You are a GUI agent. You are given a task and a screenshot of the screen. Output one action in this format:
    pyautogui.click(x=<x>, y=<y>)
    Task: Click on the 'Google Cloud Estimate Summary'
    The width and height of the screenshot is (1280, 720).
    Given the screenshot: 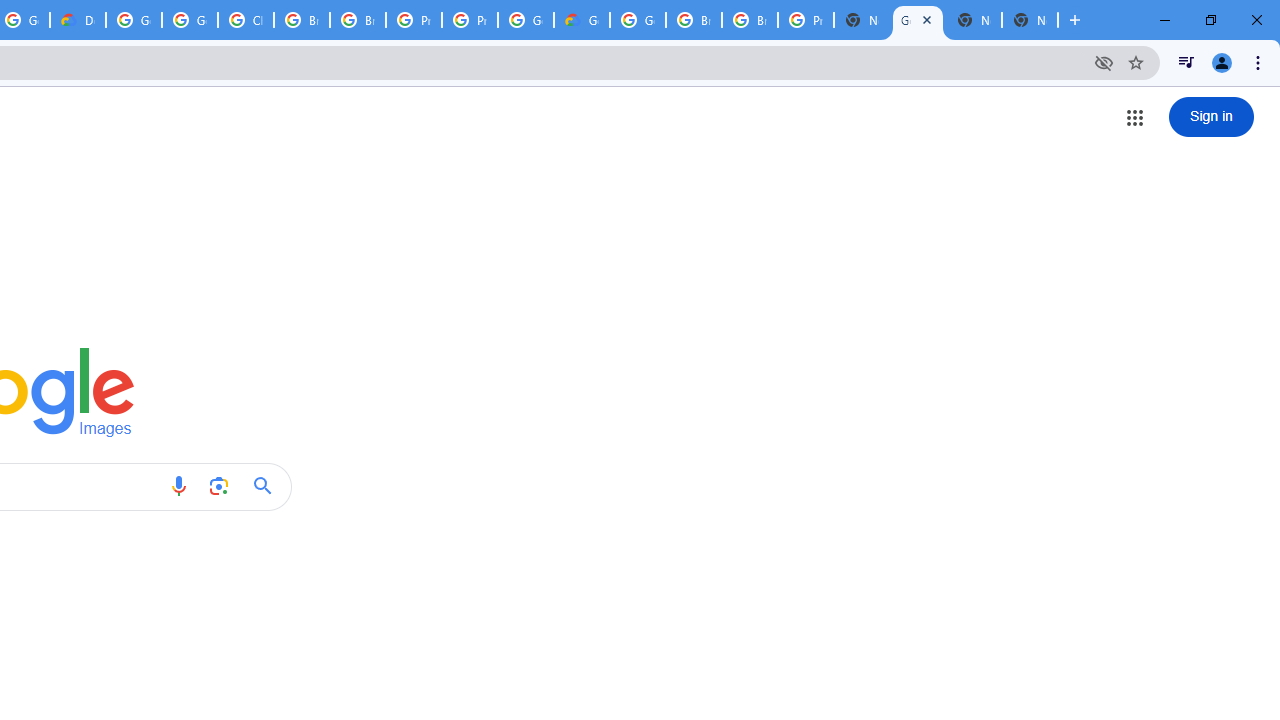 What is the action you would take?
    pyautogui.click(x=581, y=20)
    